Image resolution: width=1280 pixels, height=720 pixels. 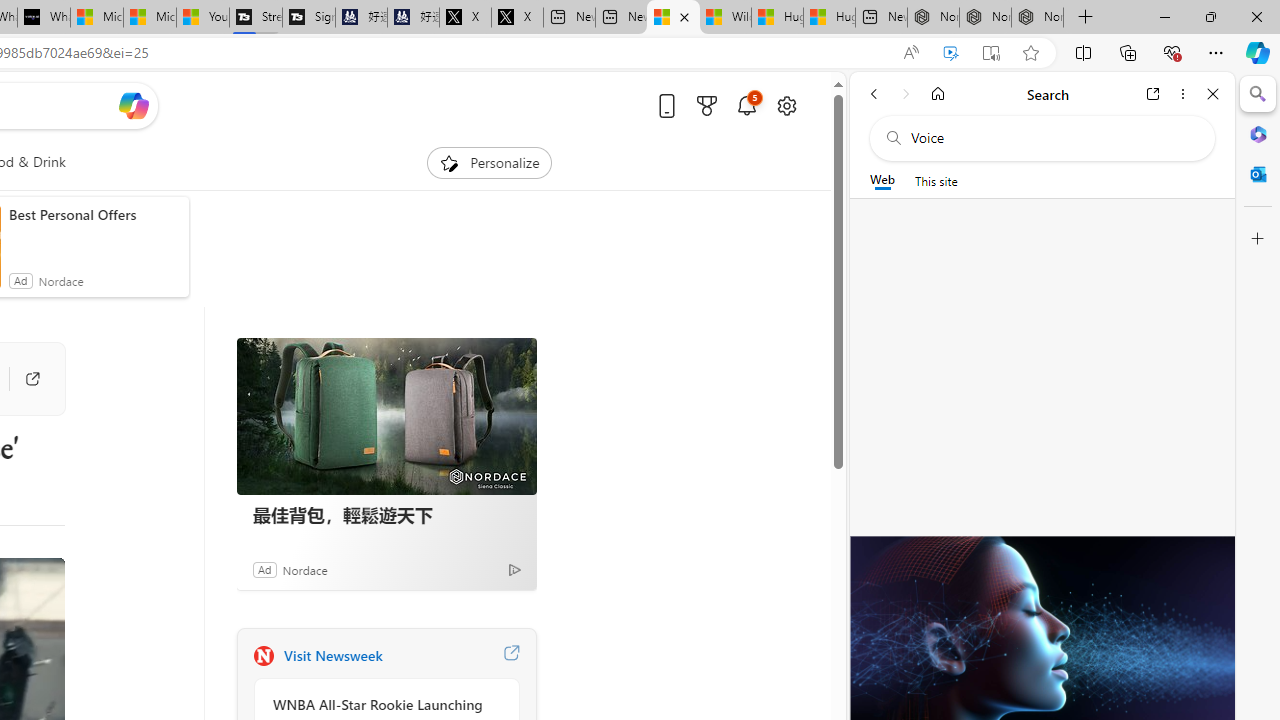 I want to click on 'Nordace - Best Sellers', so click(x=932, y=17).